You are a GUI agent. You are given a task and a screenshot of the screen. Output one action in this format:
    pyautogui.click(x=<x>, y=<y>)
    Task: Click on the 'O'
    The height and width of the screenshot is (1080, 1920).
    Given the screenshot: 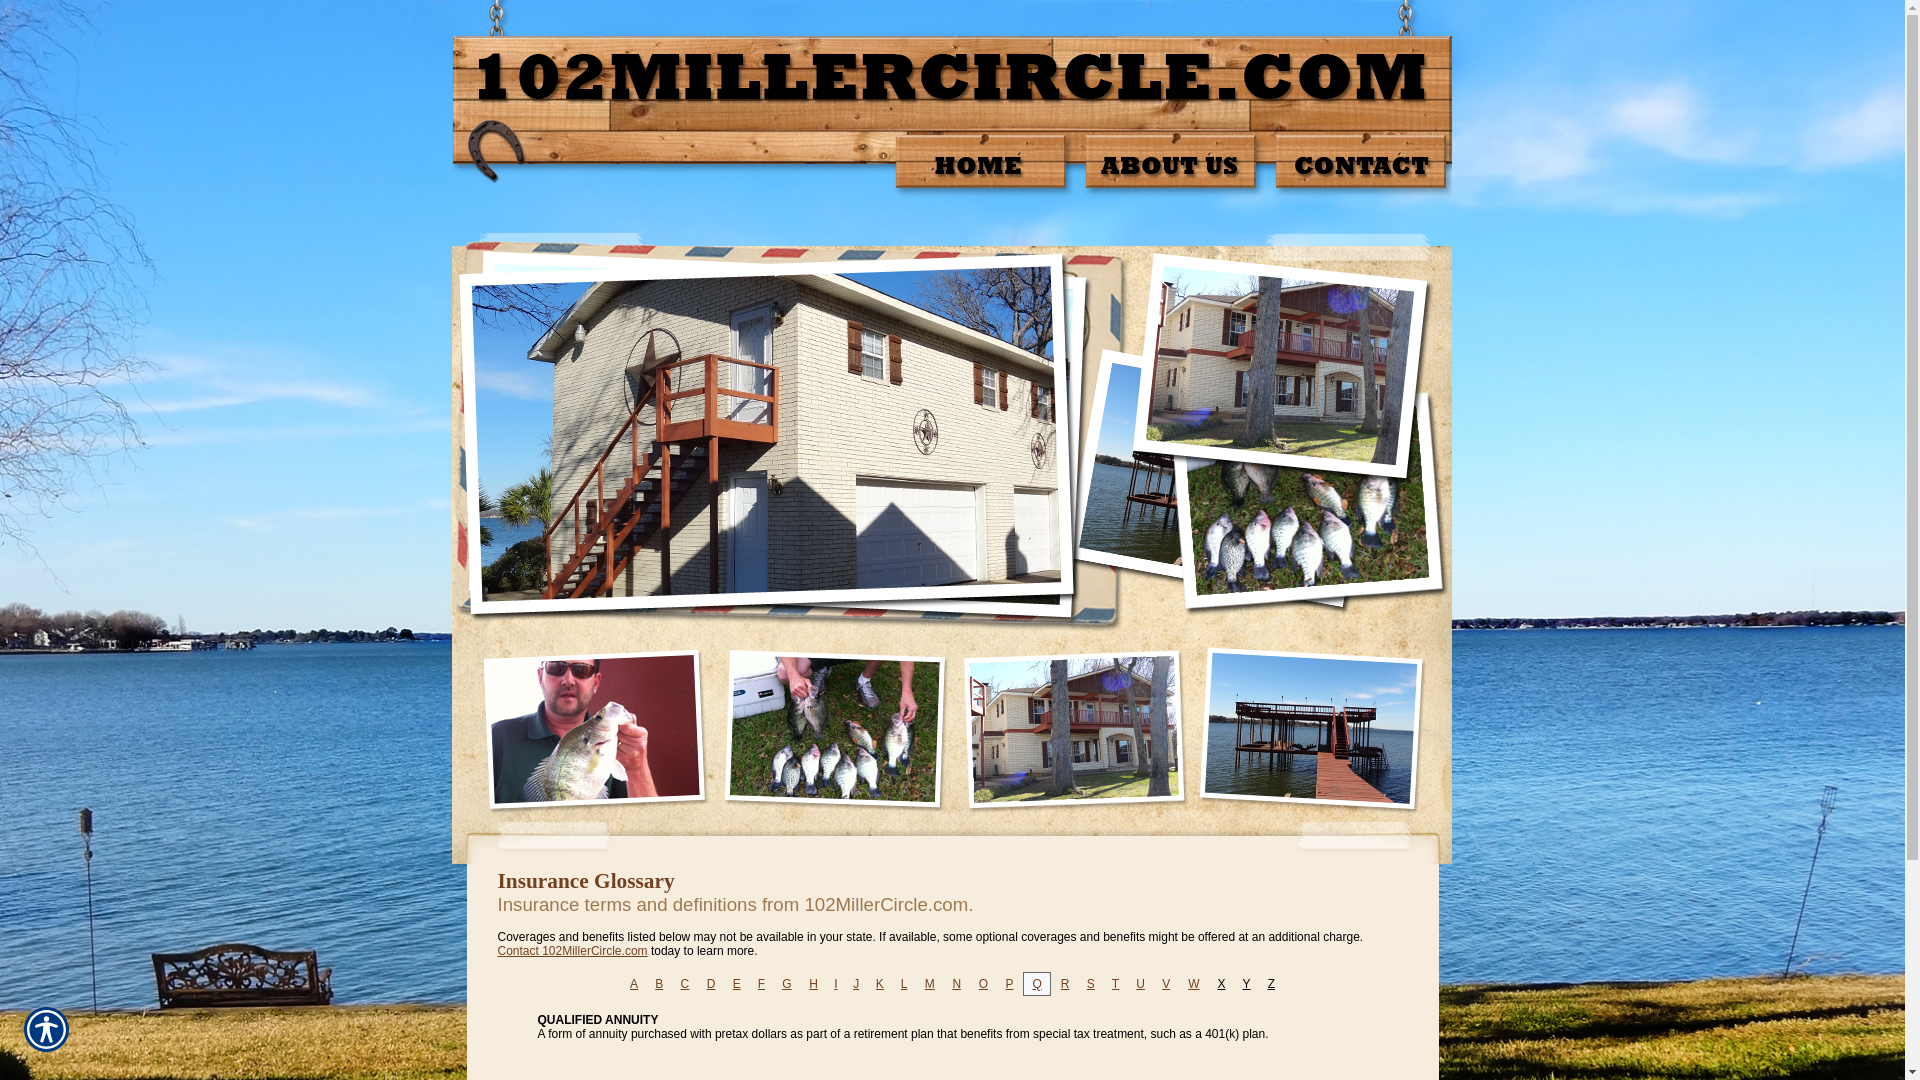 What is the action you would take?
    pyautogui.click(x=983, y=982)
    